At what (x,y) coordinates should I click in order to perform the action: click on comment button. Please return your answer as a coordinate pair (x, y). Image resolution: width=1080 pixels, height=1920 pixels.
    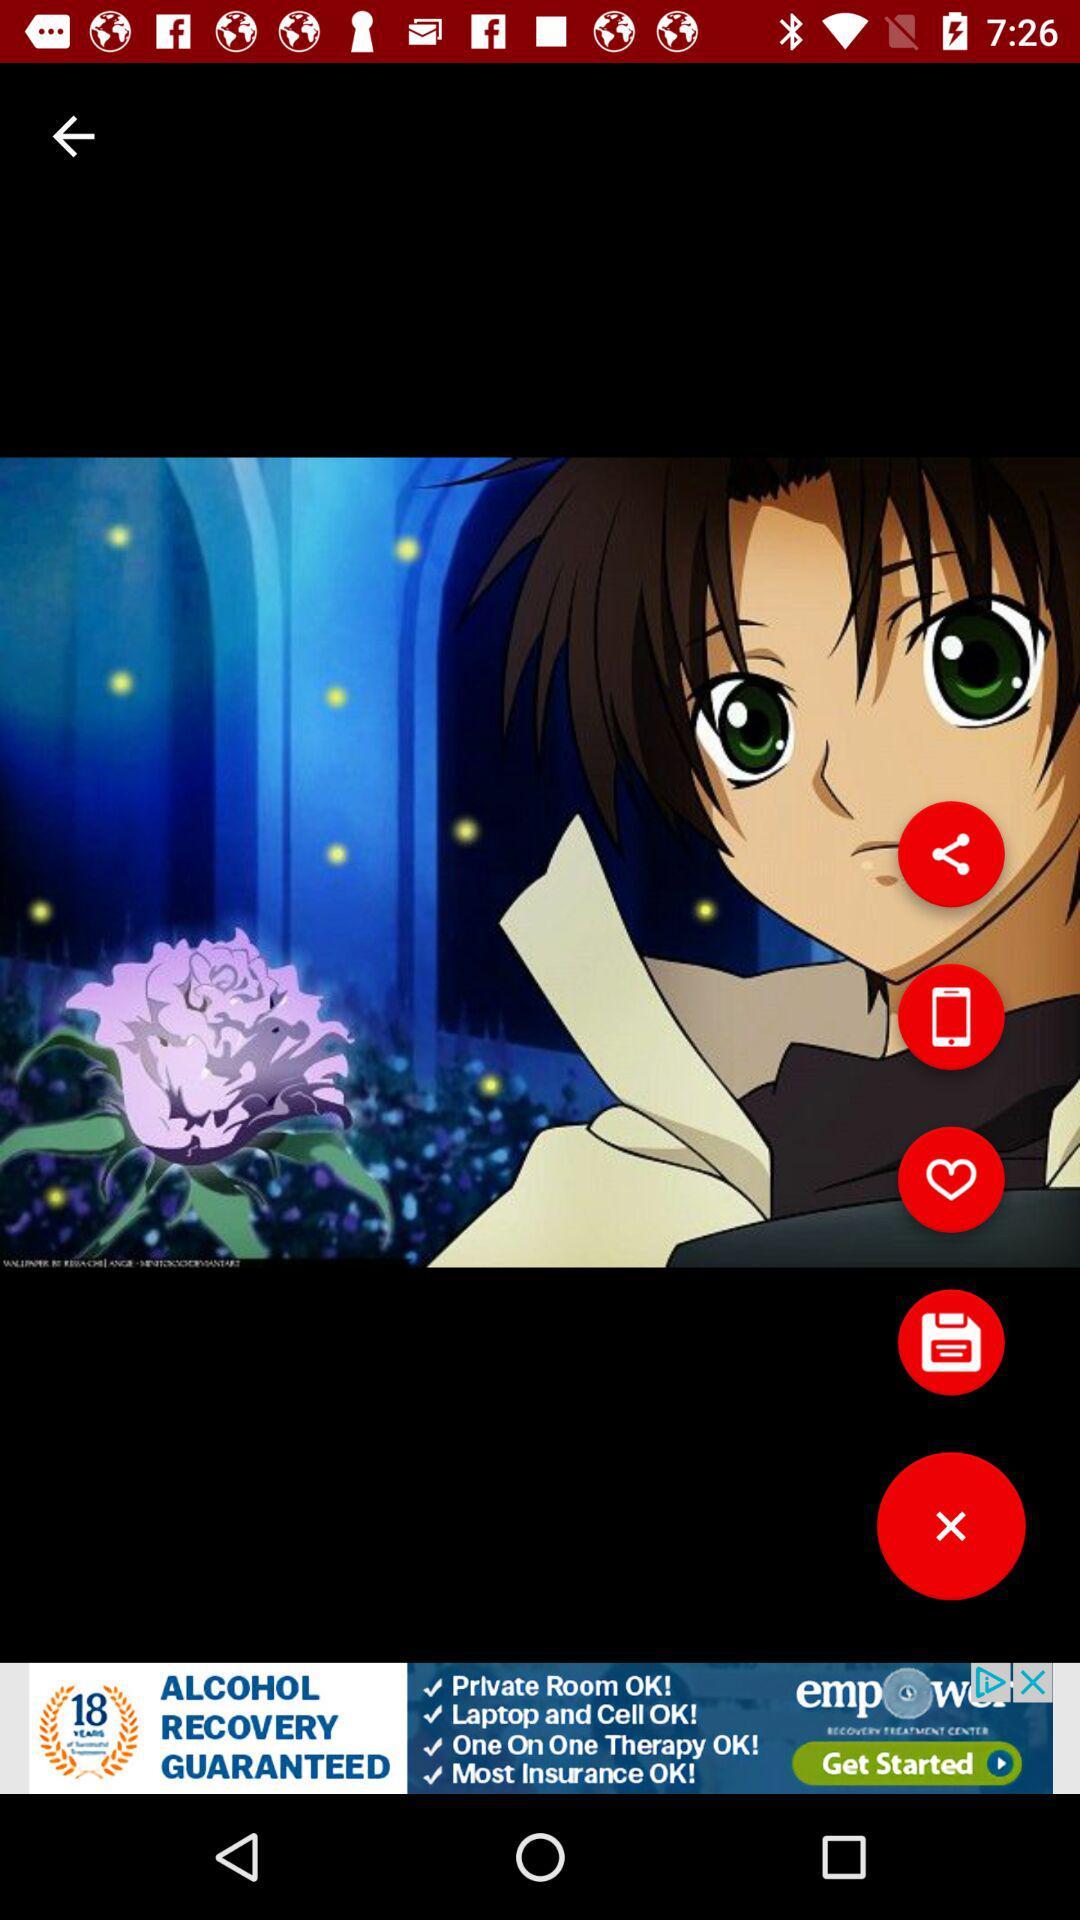
    Looking at the image, I should click on (950, 1350).